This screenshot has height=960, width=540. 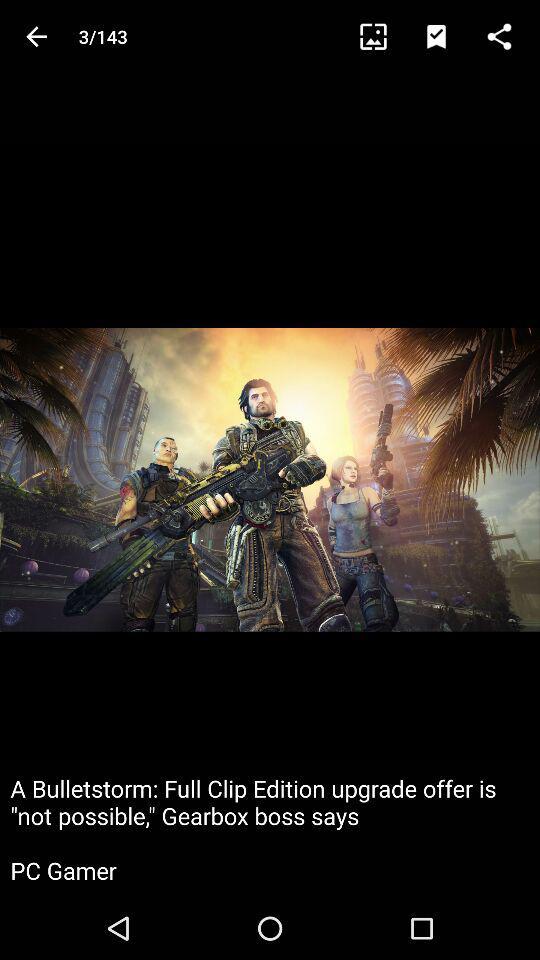 I want to click on the item at the top left corner, so click(x=36, y=35).